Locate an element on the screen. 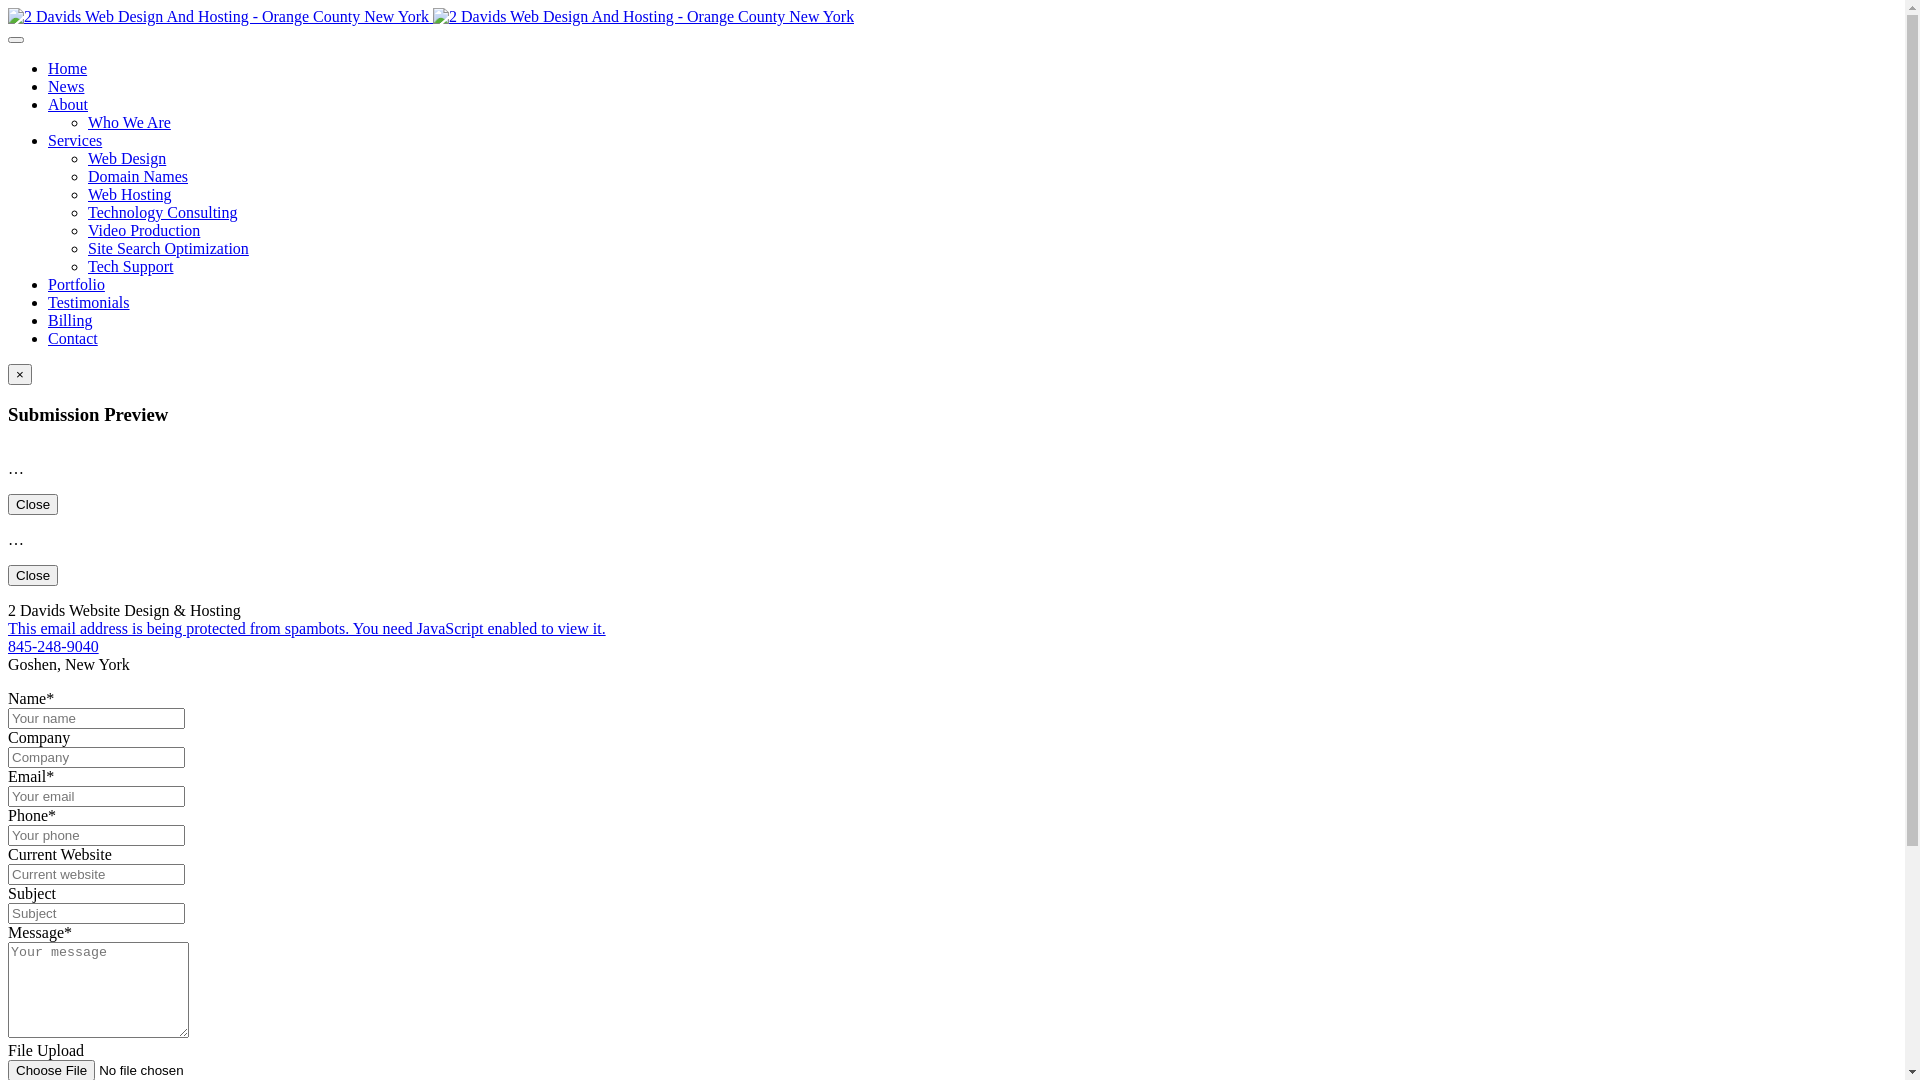 The width and height of the screenshot is (1920, 1080). 'Services' is located at coordinates (75, 139).